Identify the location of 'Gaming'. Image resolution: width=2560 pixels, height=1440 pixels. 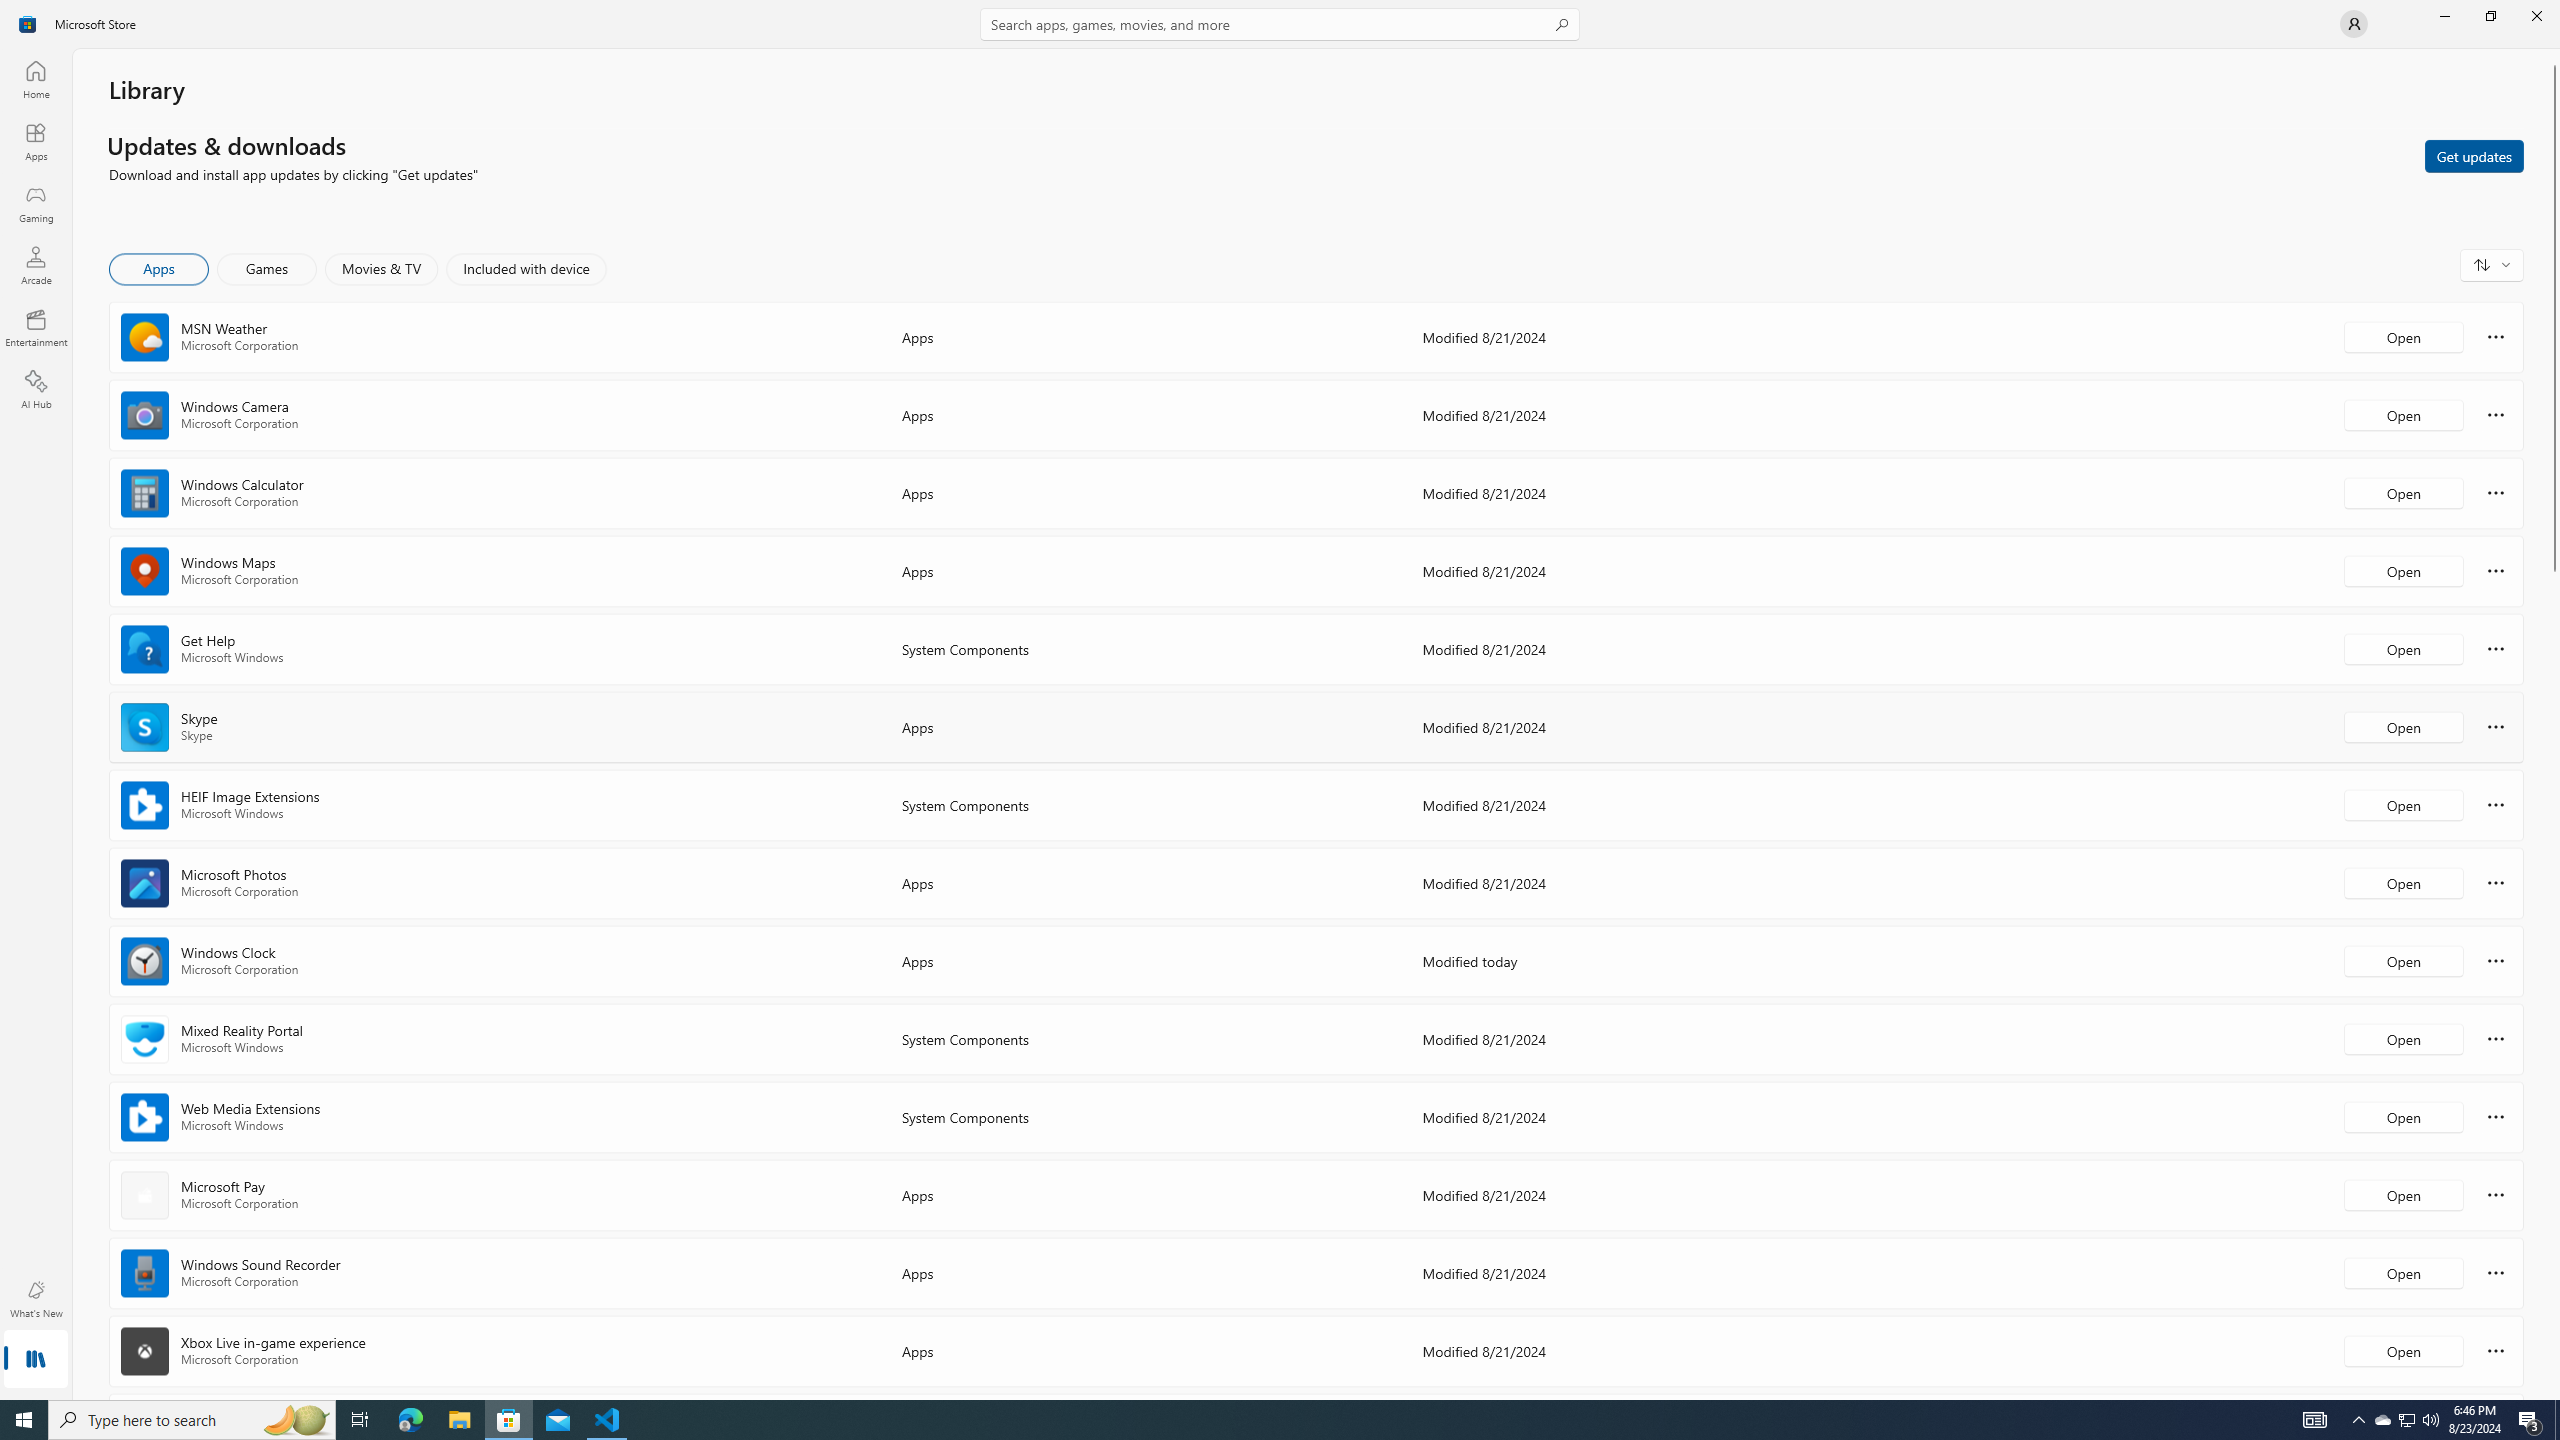
(34, 202).